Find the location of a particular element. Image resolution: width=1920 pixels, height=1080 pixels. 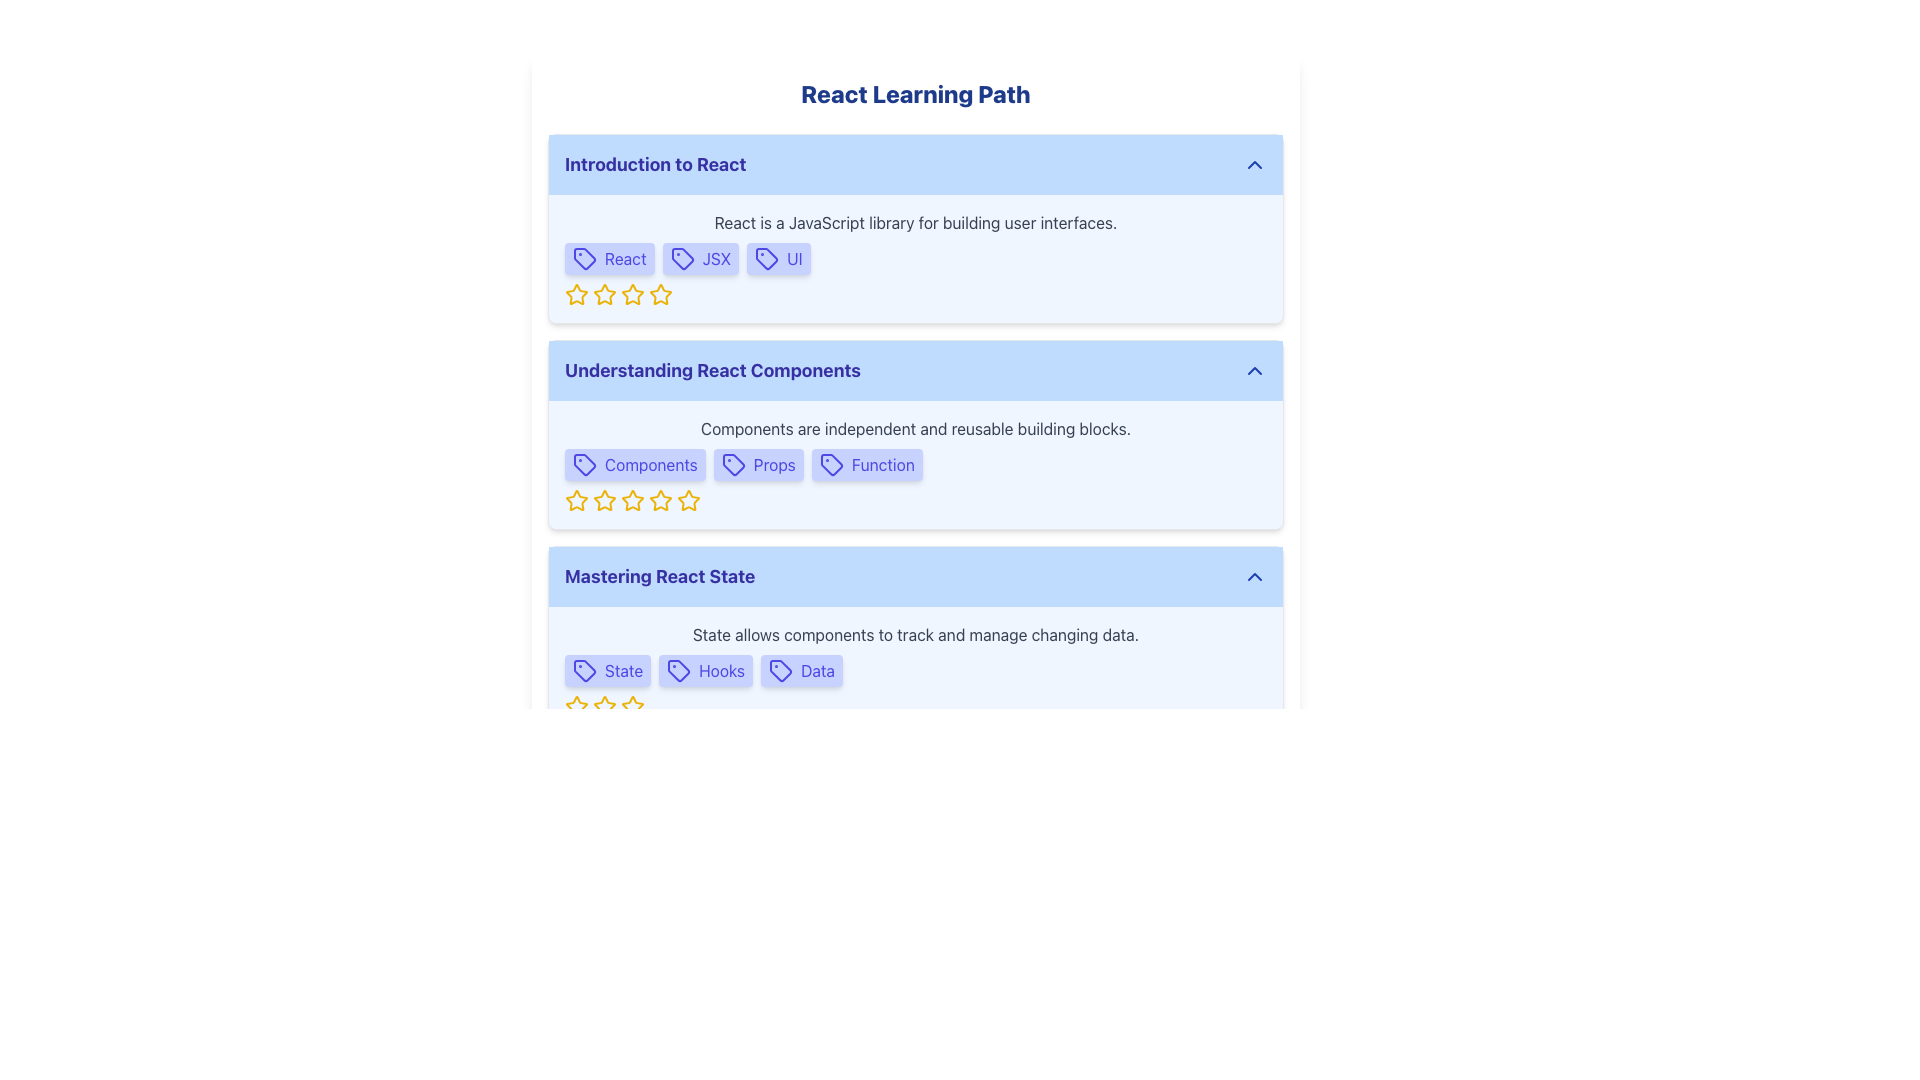

the fifth rating star icon representing a rating of 5 out of 5, located below the 'Introduction to React' section is located at coordinates (661, 294).